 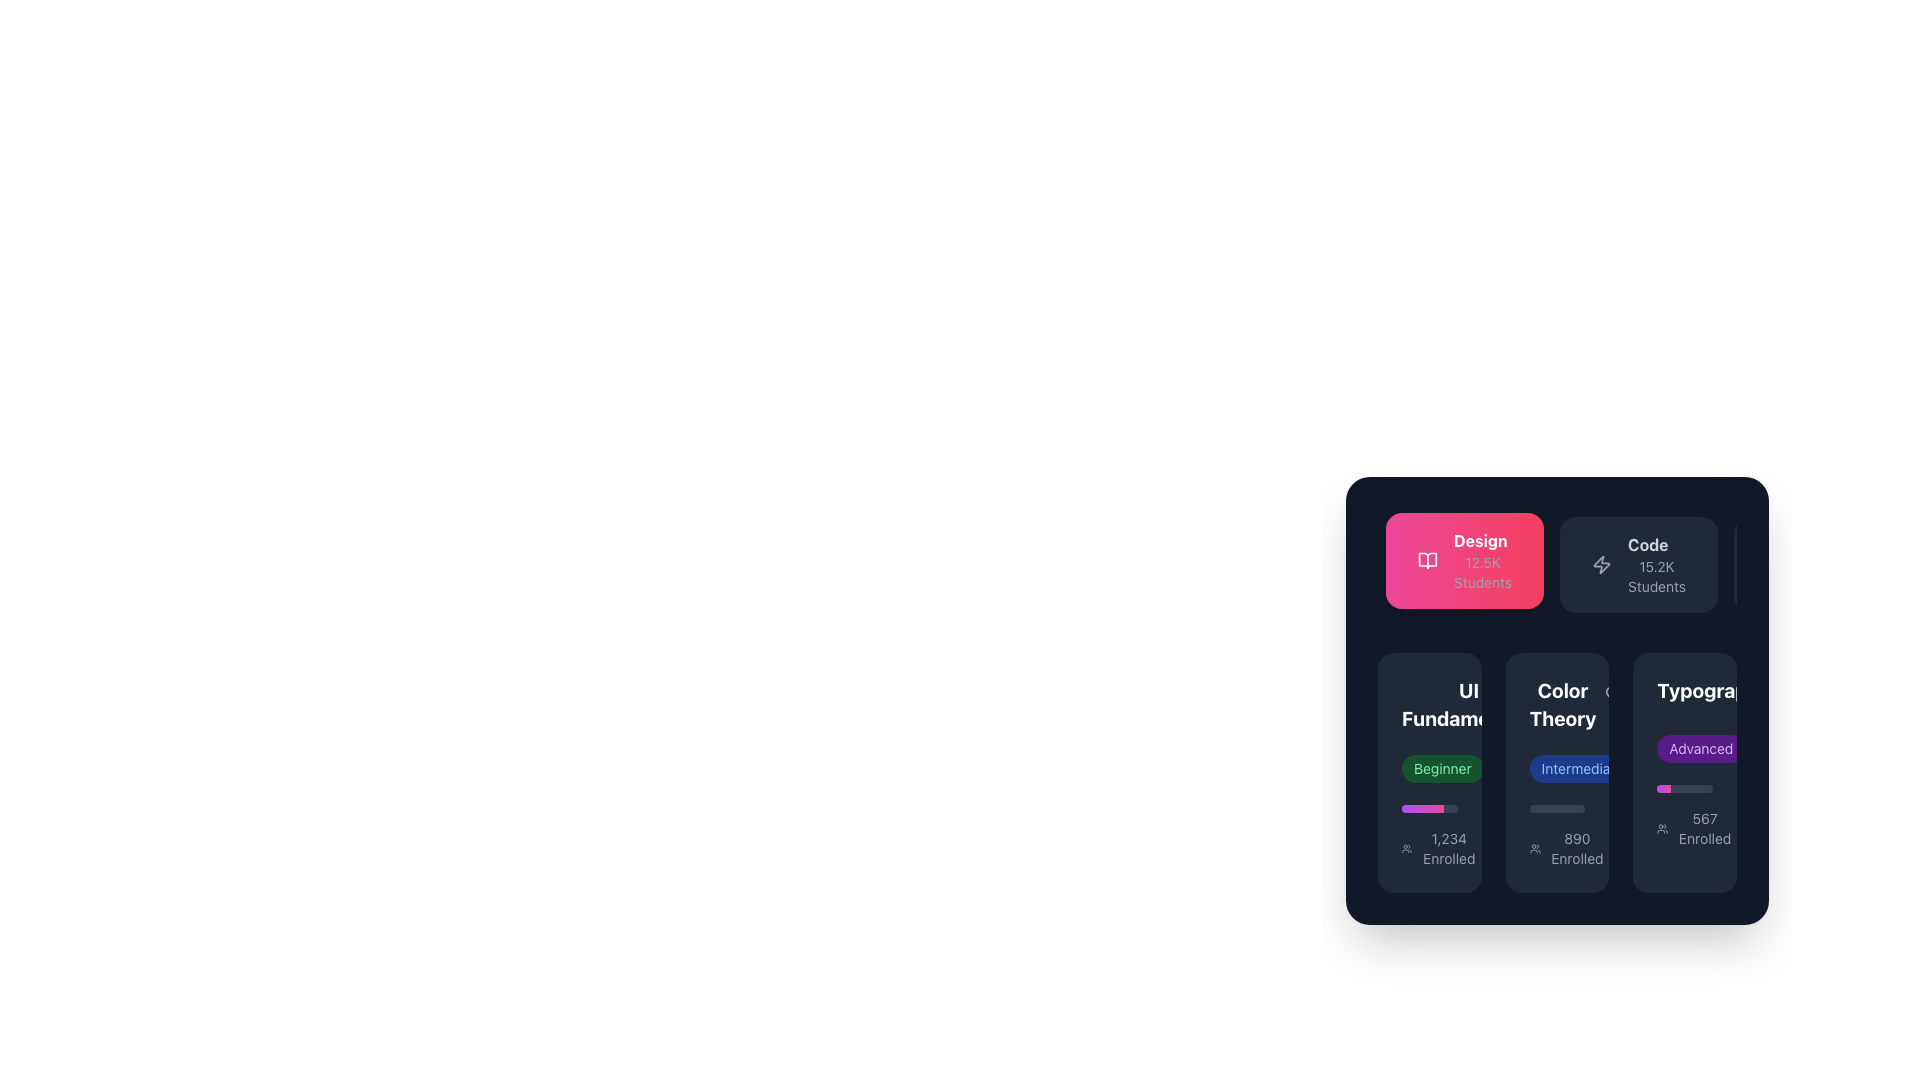 I want to click on the small circular clock face icon that is visually aligned with the text label displaying '1h 45m', so click(x=1656, y=767).